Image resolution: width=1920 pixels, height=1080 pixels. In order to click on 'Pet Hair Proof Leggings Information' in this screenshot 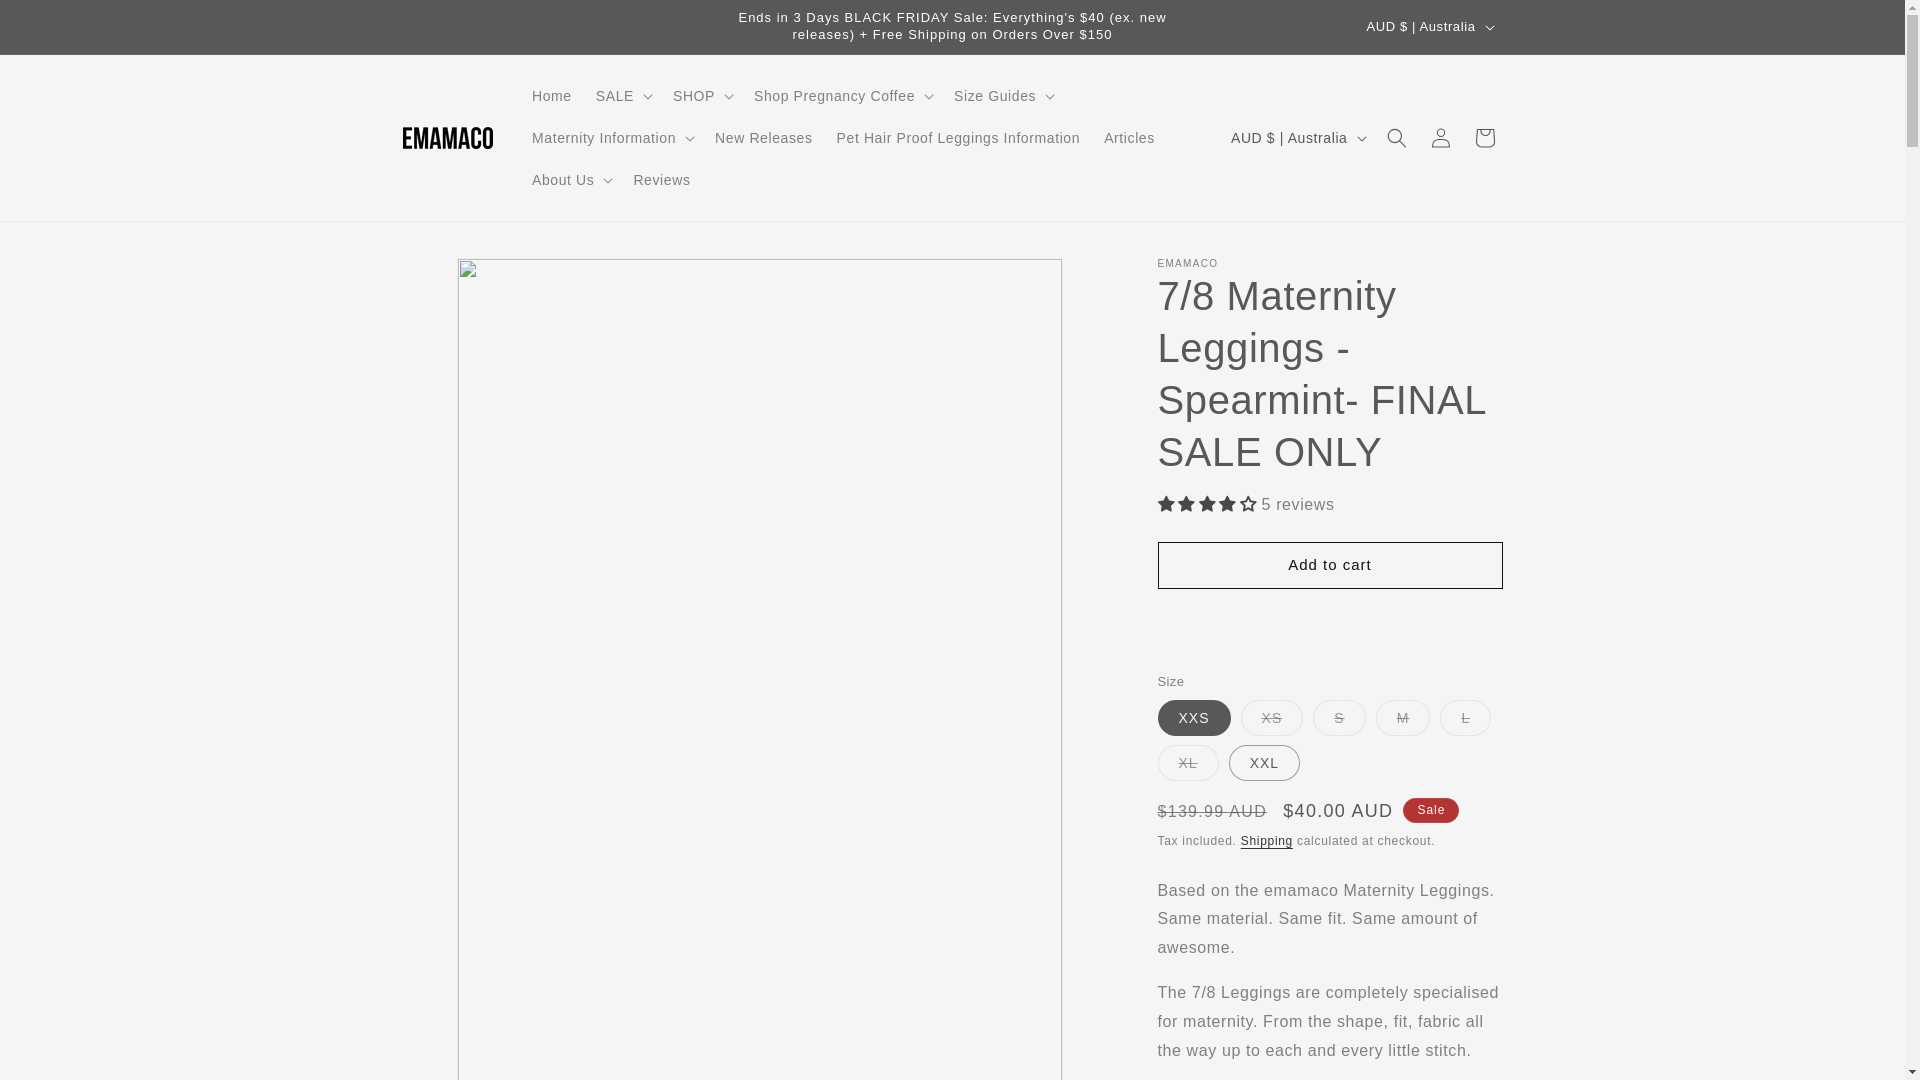, I will do `click(958, 137)`.